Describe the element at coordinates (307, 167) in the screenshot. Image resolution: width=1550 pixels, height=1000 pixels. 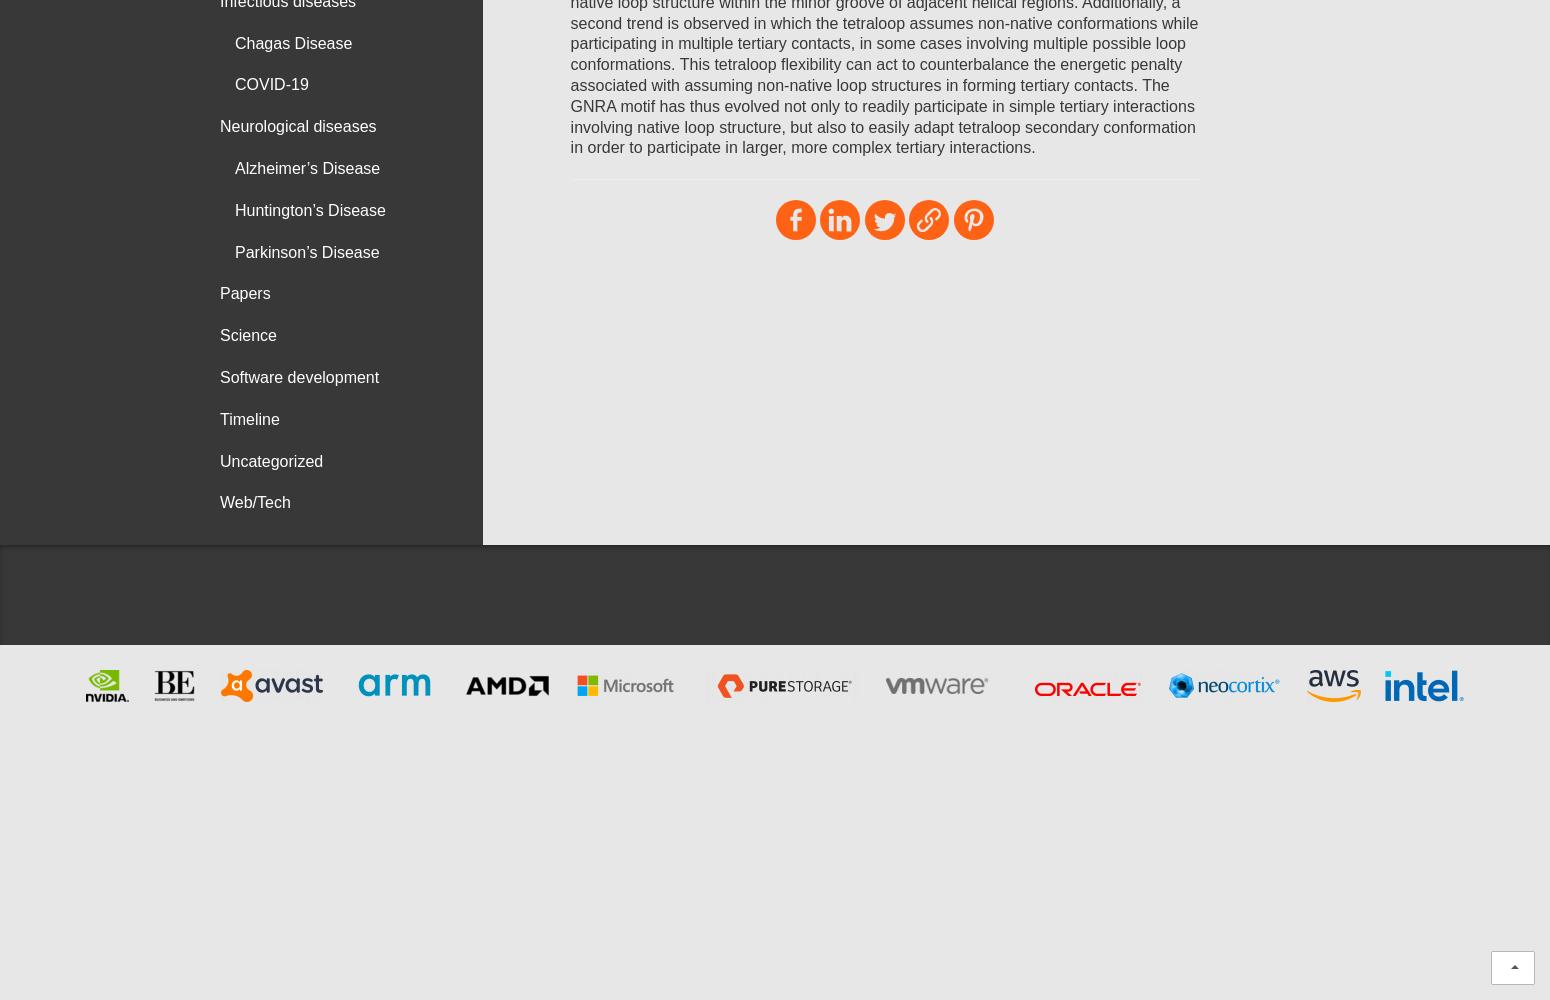
I see `'Alzheimer’s Disease'` at that location.